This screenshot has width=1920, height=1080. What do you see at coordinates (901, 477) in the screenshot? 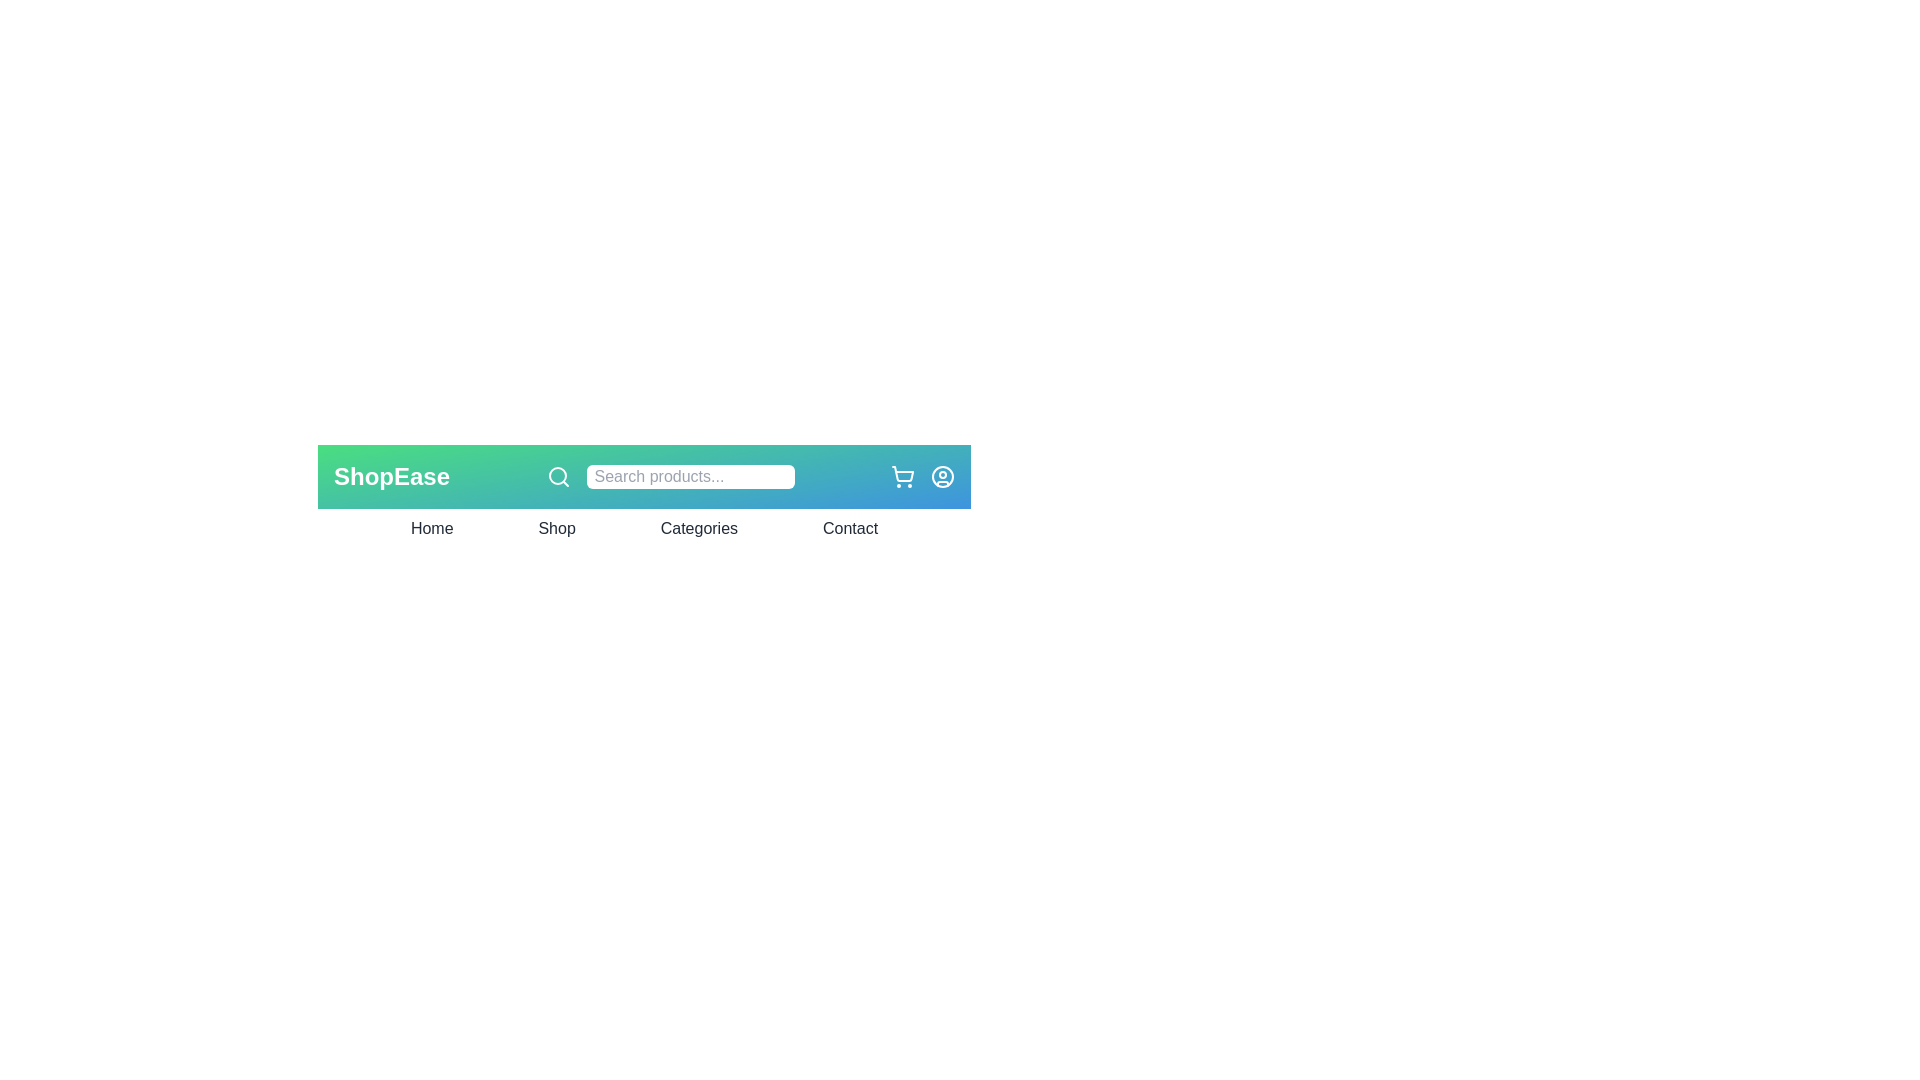
I see `the shopping cart icon` at bounding box center [901, 477].